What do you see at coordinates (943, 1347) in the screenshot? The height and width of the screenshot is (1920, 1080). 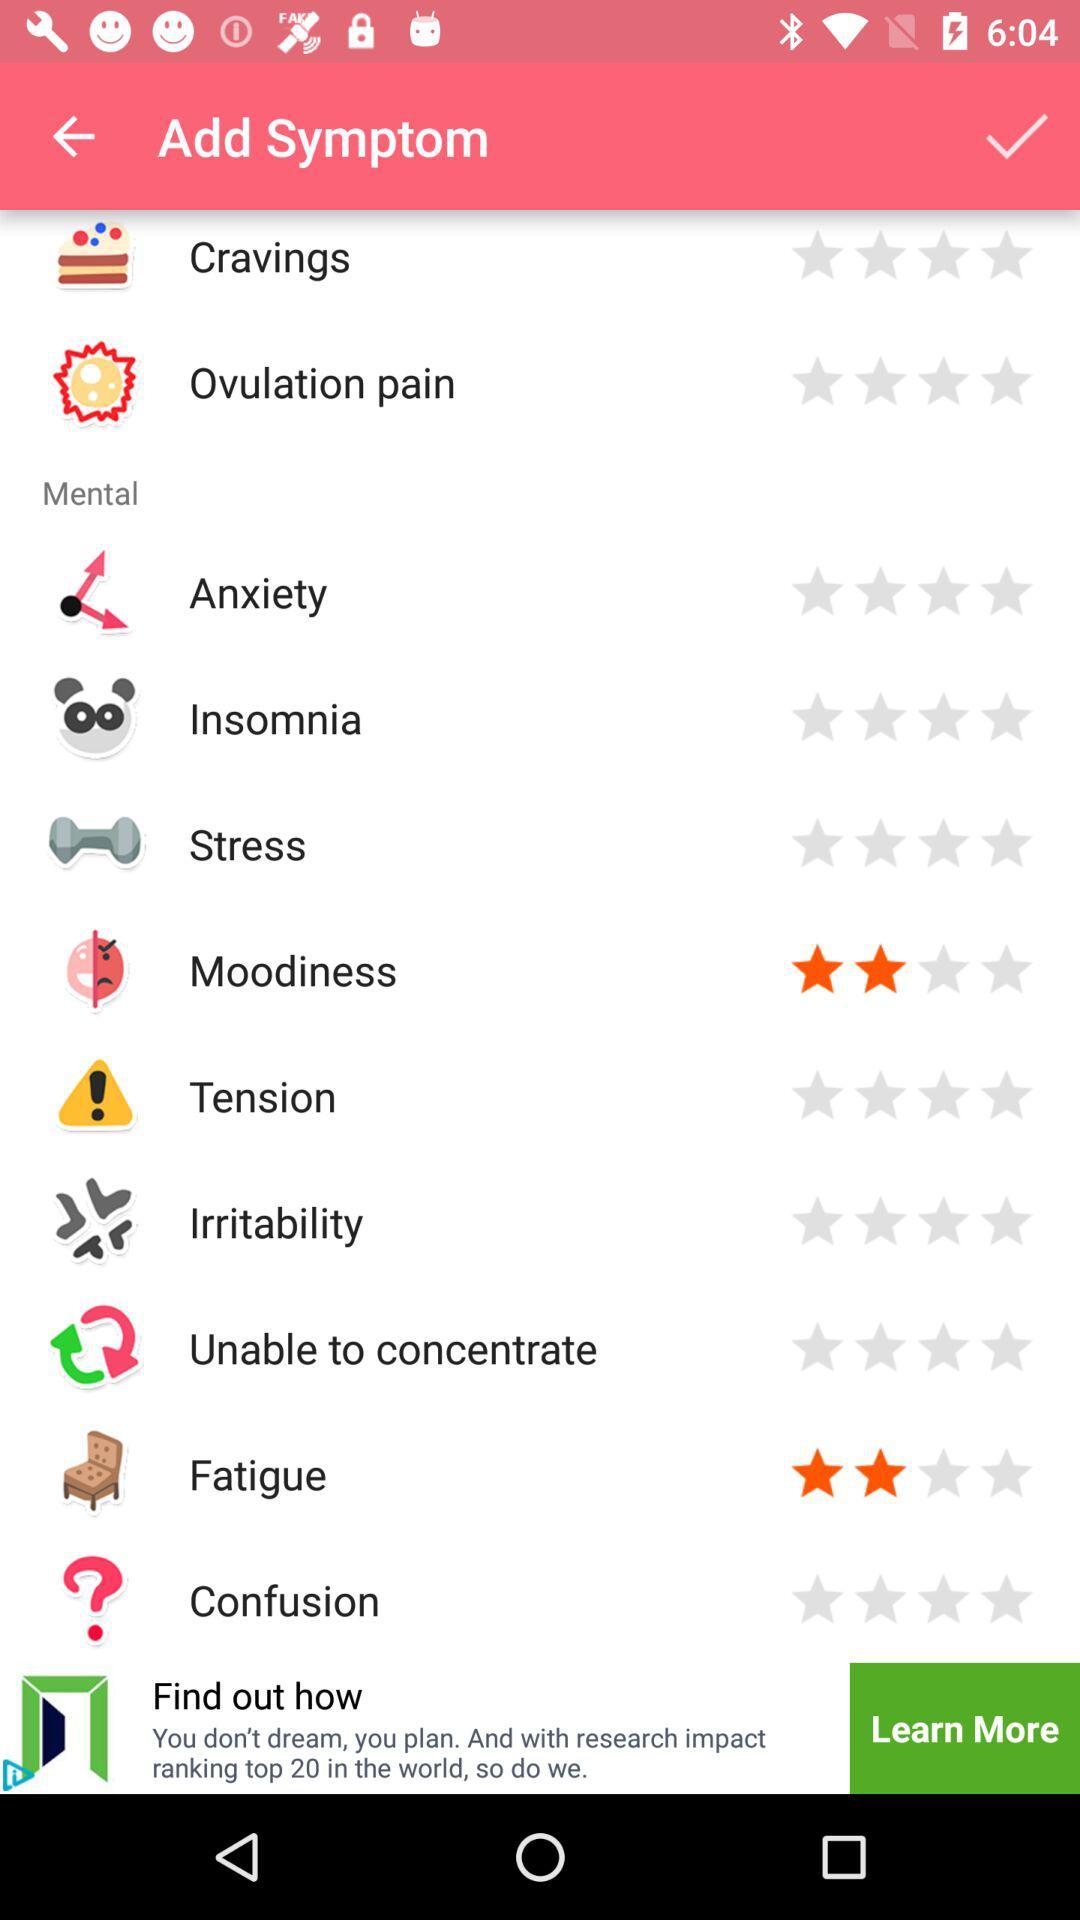 I see `rate symptom 3 stars` at bounding box center [943, 1347].